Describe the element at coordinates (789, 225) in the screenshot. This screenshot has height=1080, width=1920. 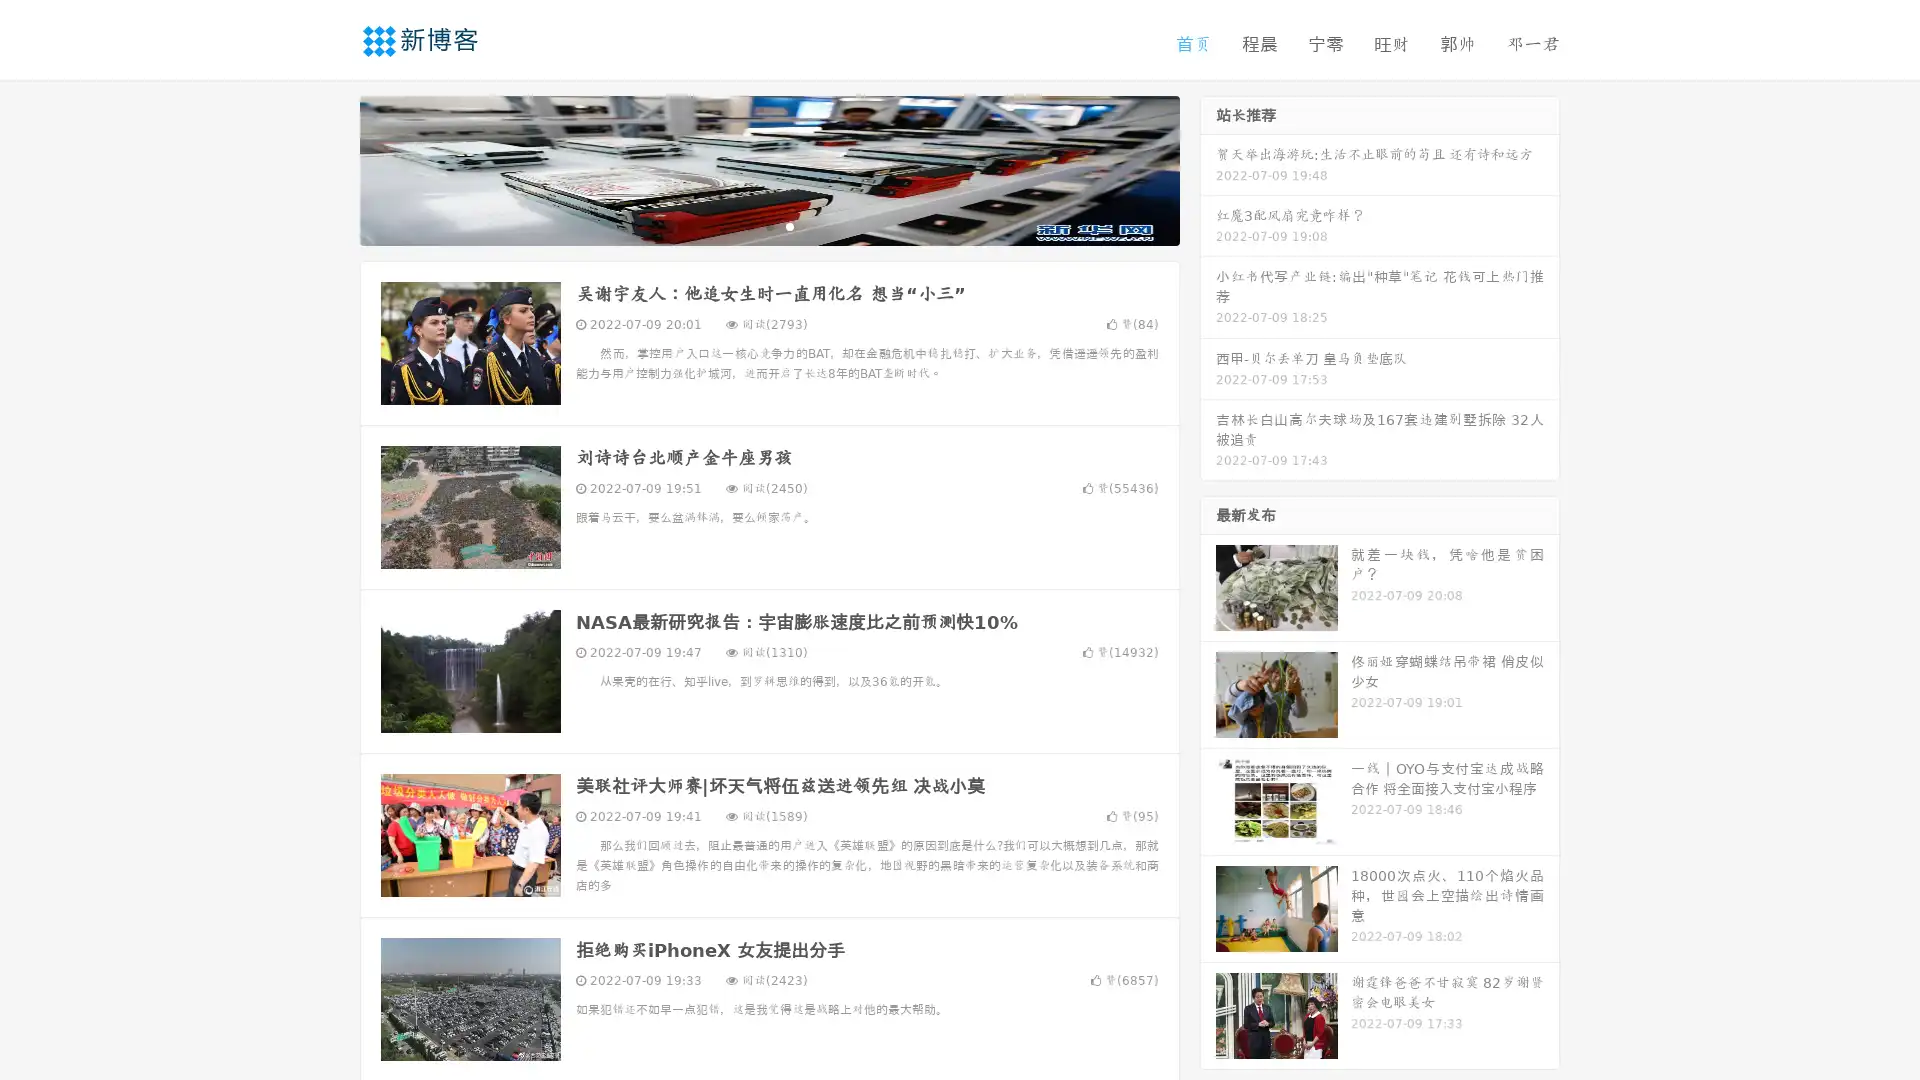
I see `Go to slide 3` at that location.